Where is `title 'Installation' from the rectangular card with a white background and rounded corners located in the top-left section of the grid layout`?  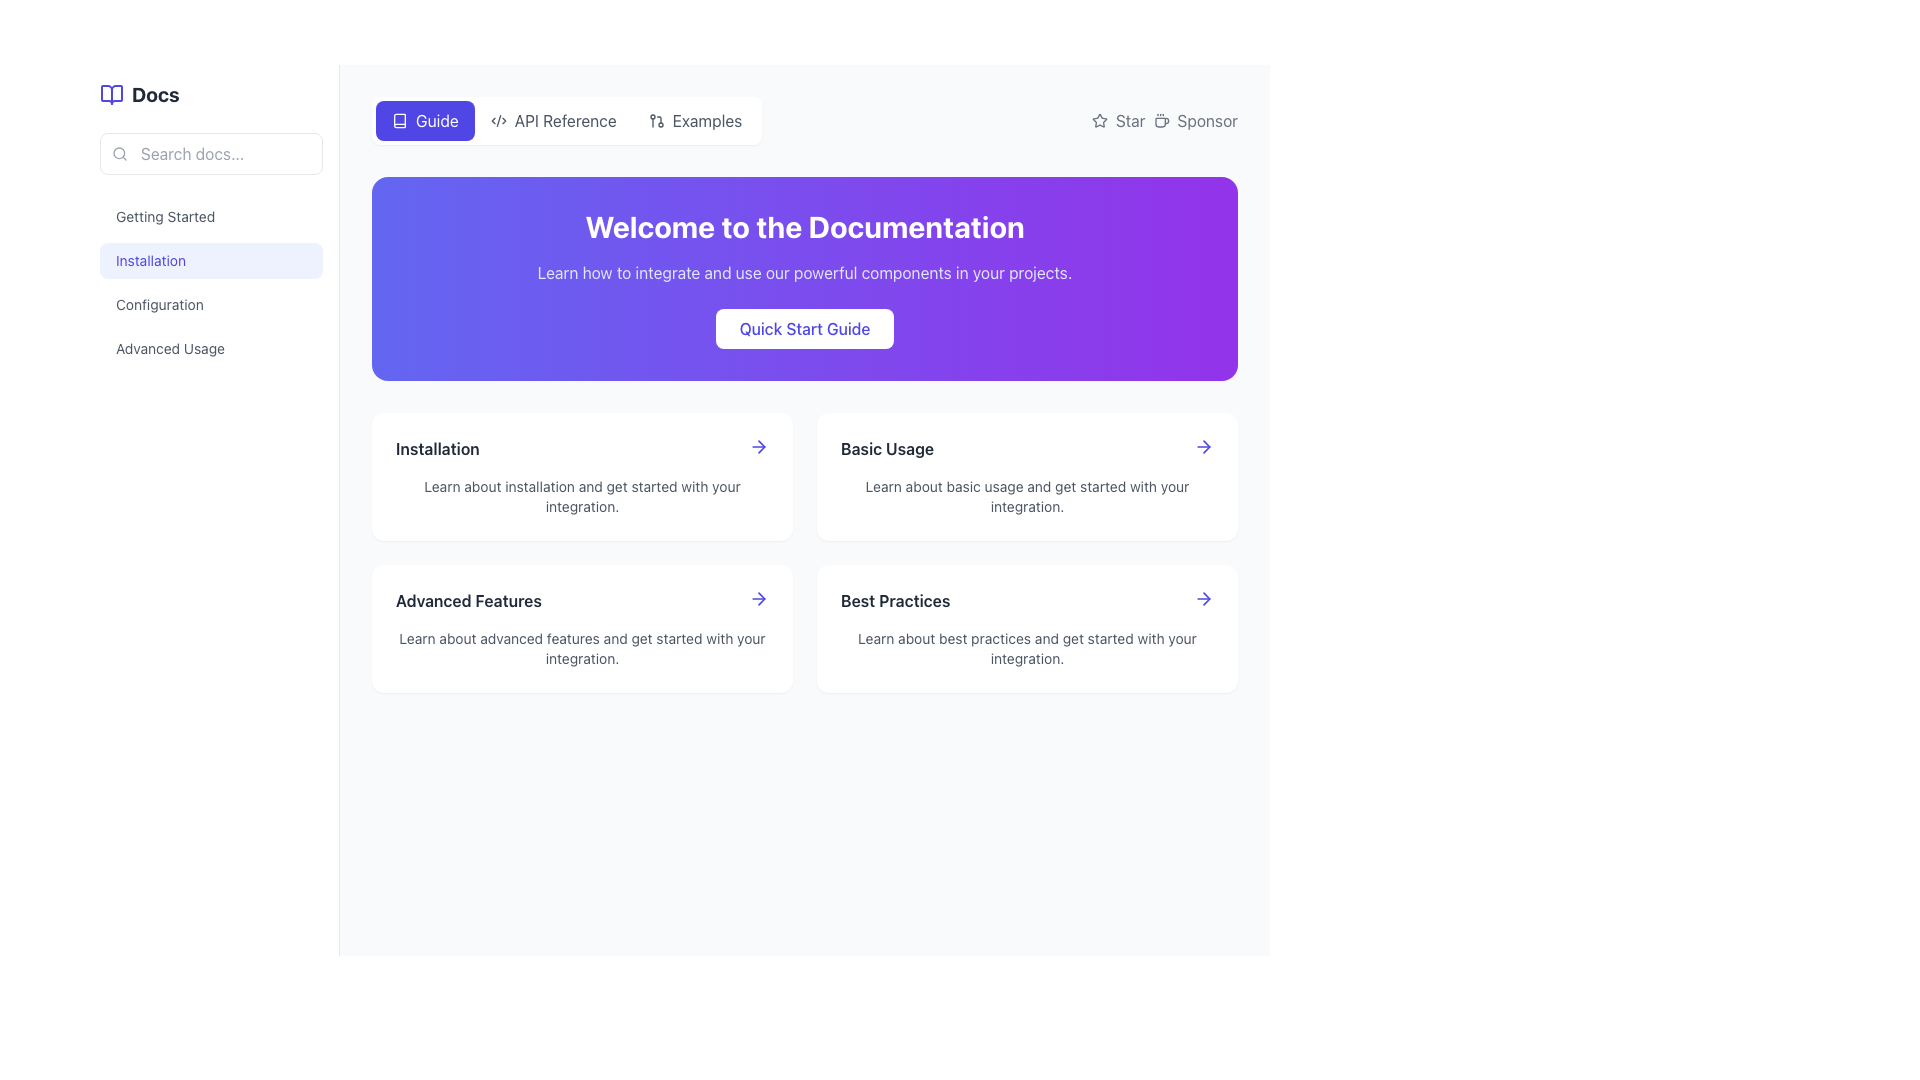
title 'Installation' from the rectangular card with a white background and rounded corners located in the top-left section of the grid layout is located at coordinates (581, 477).